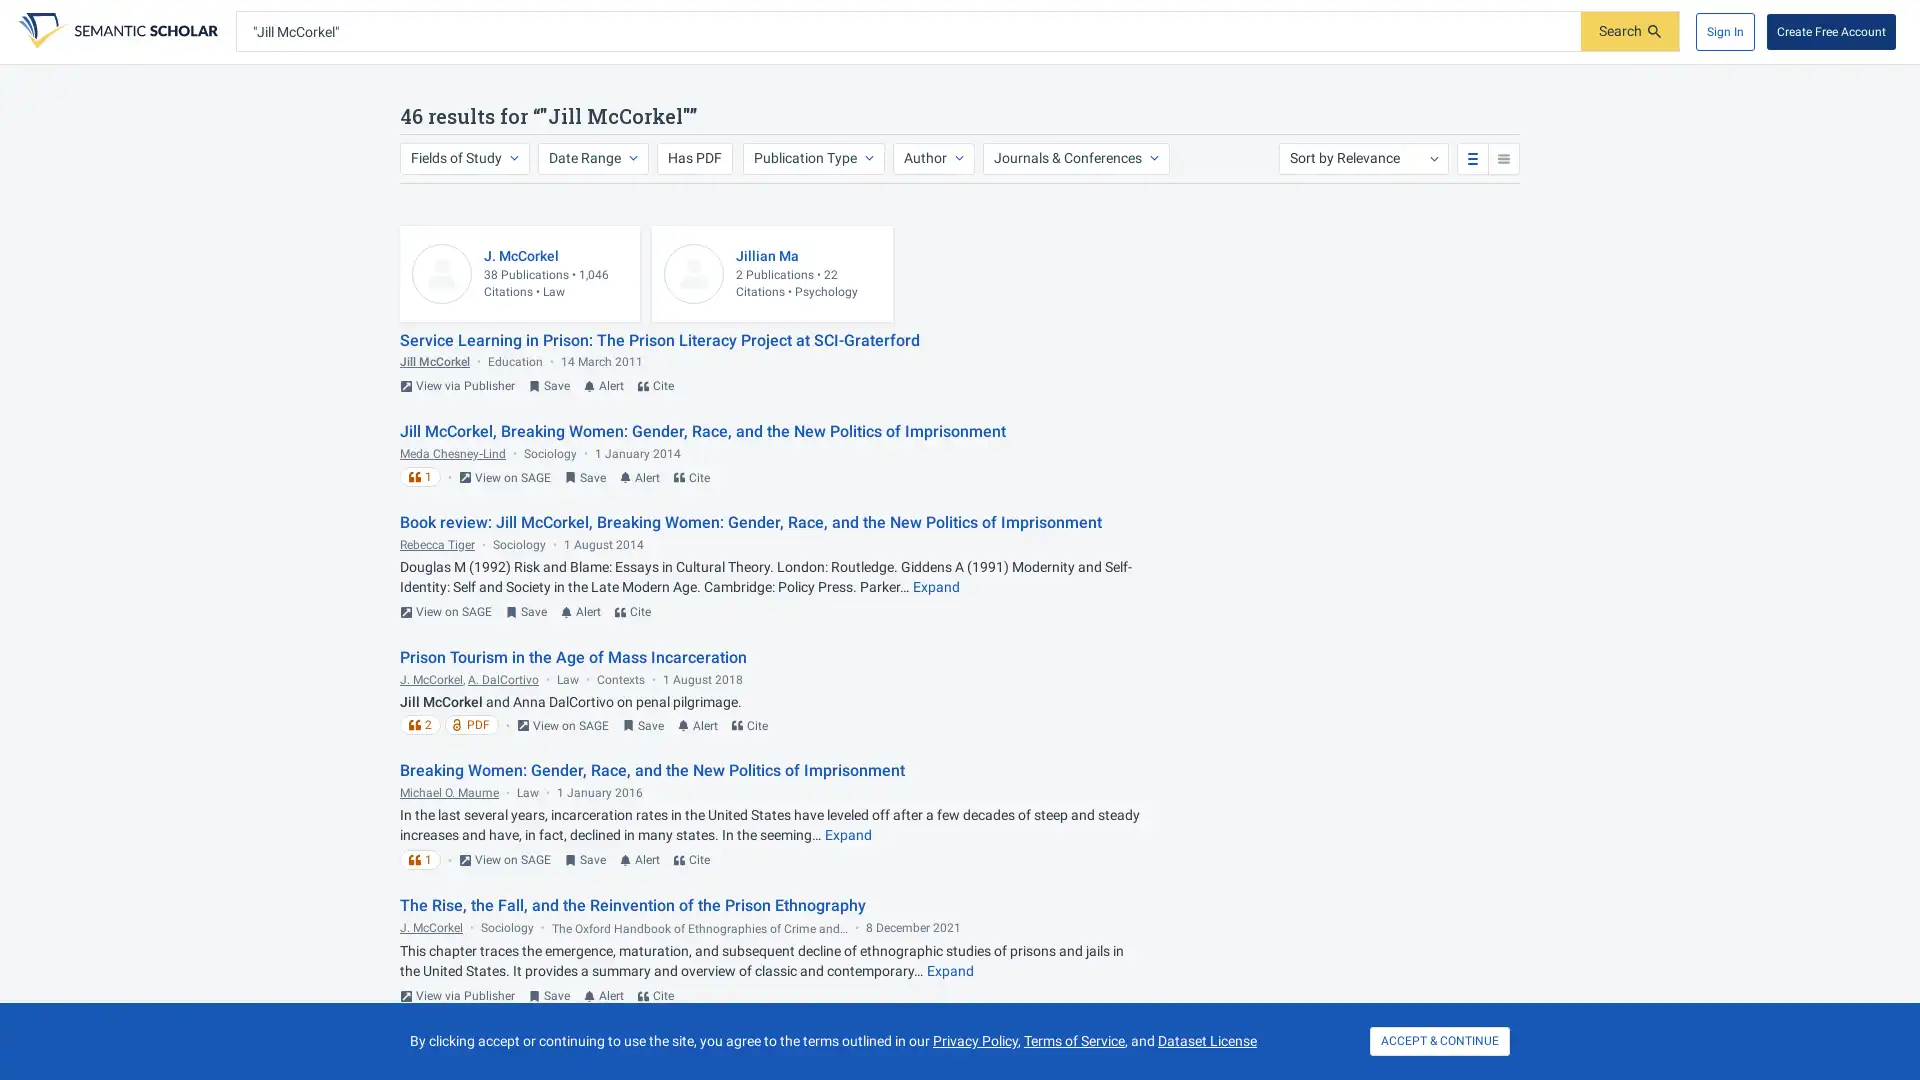 Image resolution: width=1920 pixels, height=1080 pixels. I want to click on Author, so click(931, 157).